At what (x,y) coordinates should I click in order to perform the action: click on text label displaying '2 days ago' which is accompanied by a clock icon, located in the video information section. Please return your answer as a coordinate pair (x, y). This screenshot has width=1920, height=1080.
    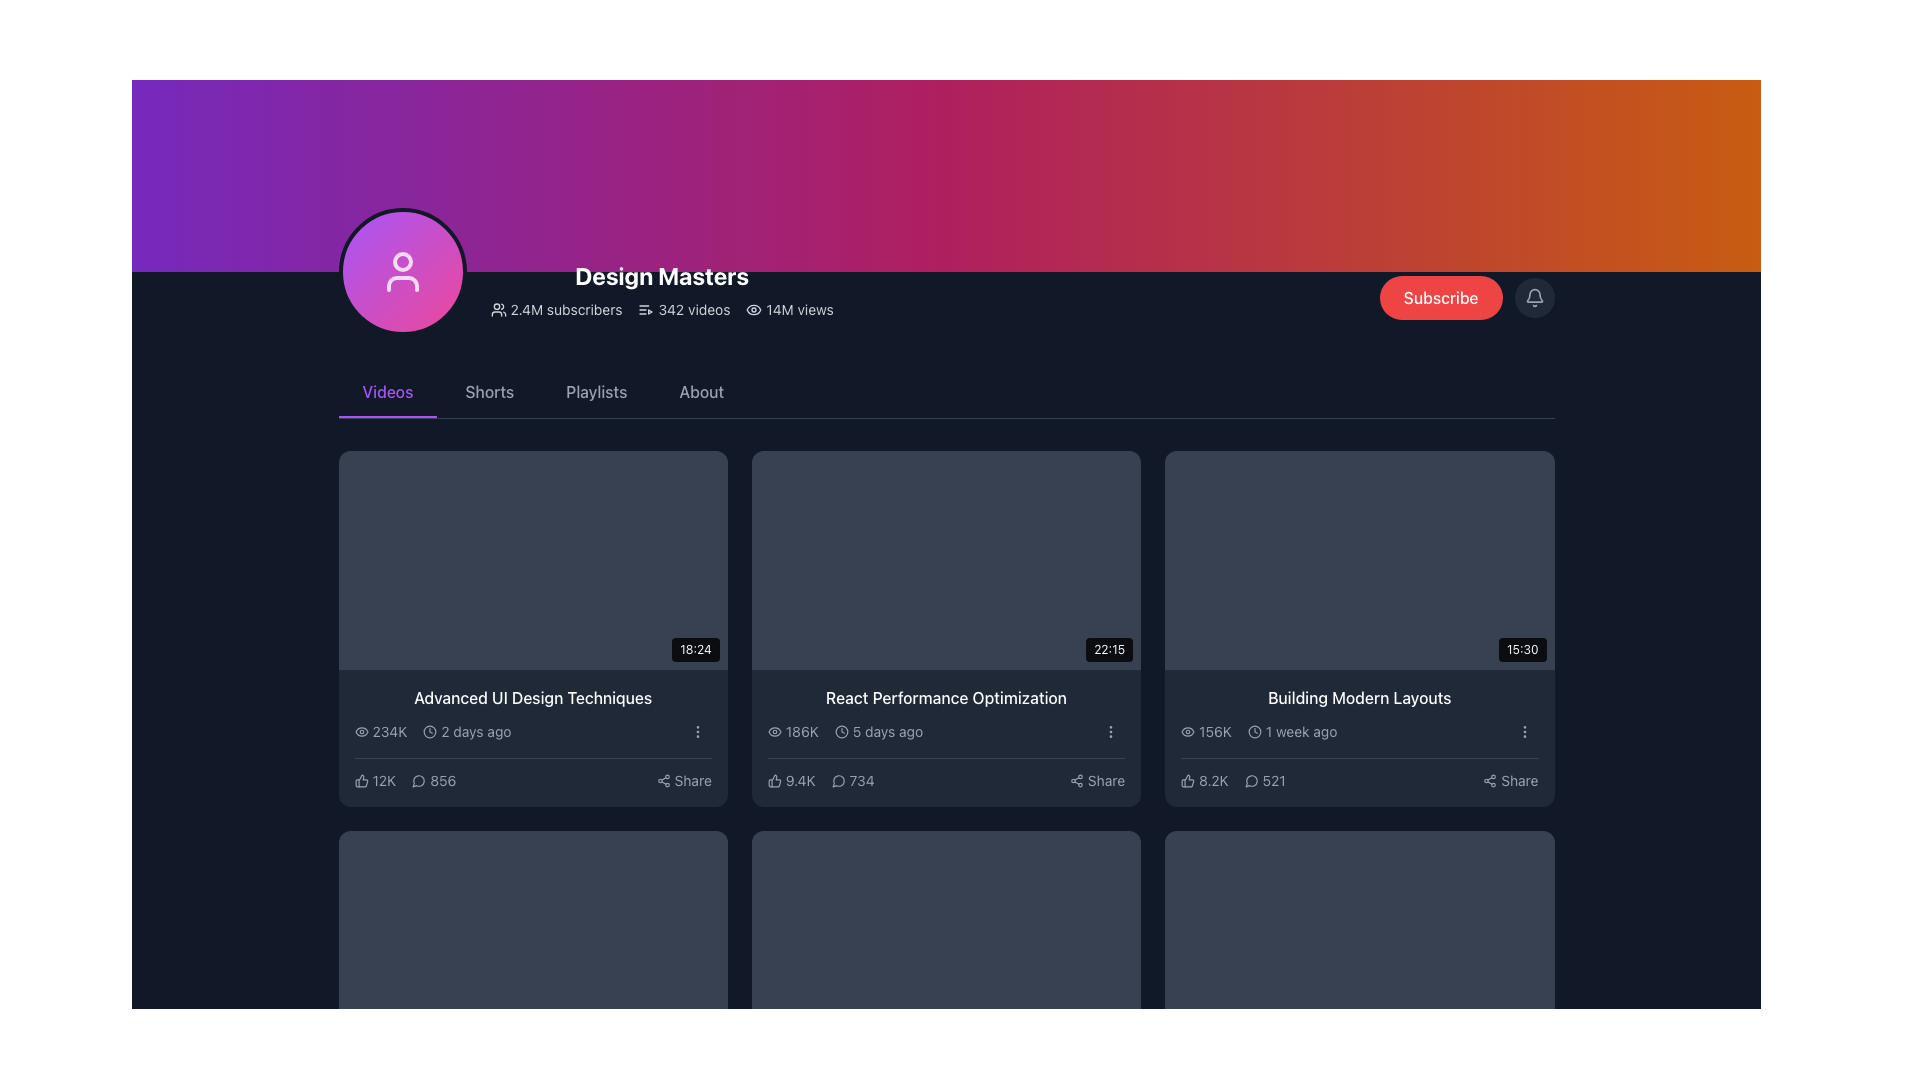
    Looking at the image, I should click on (466, 732).